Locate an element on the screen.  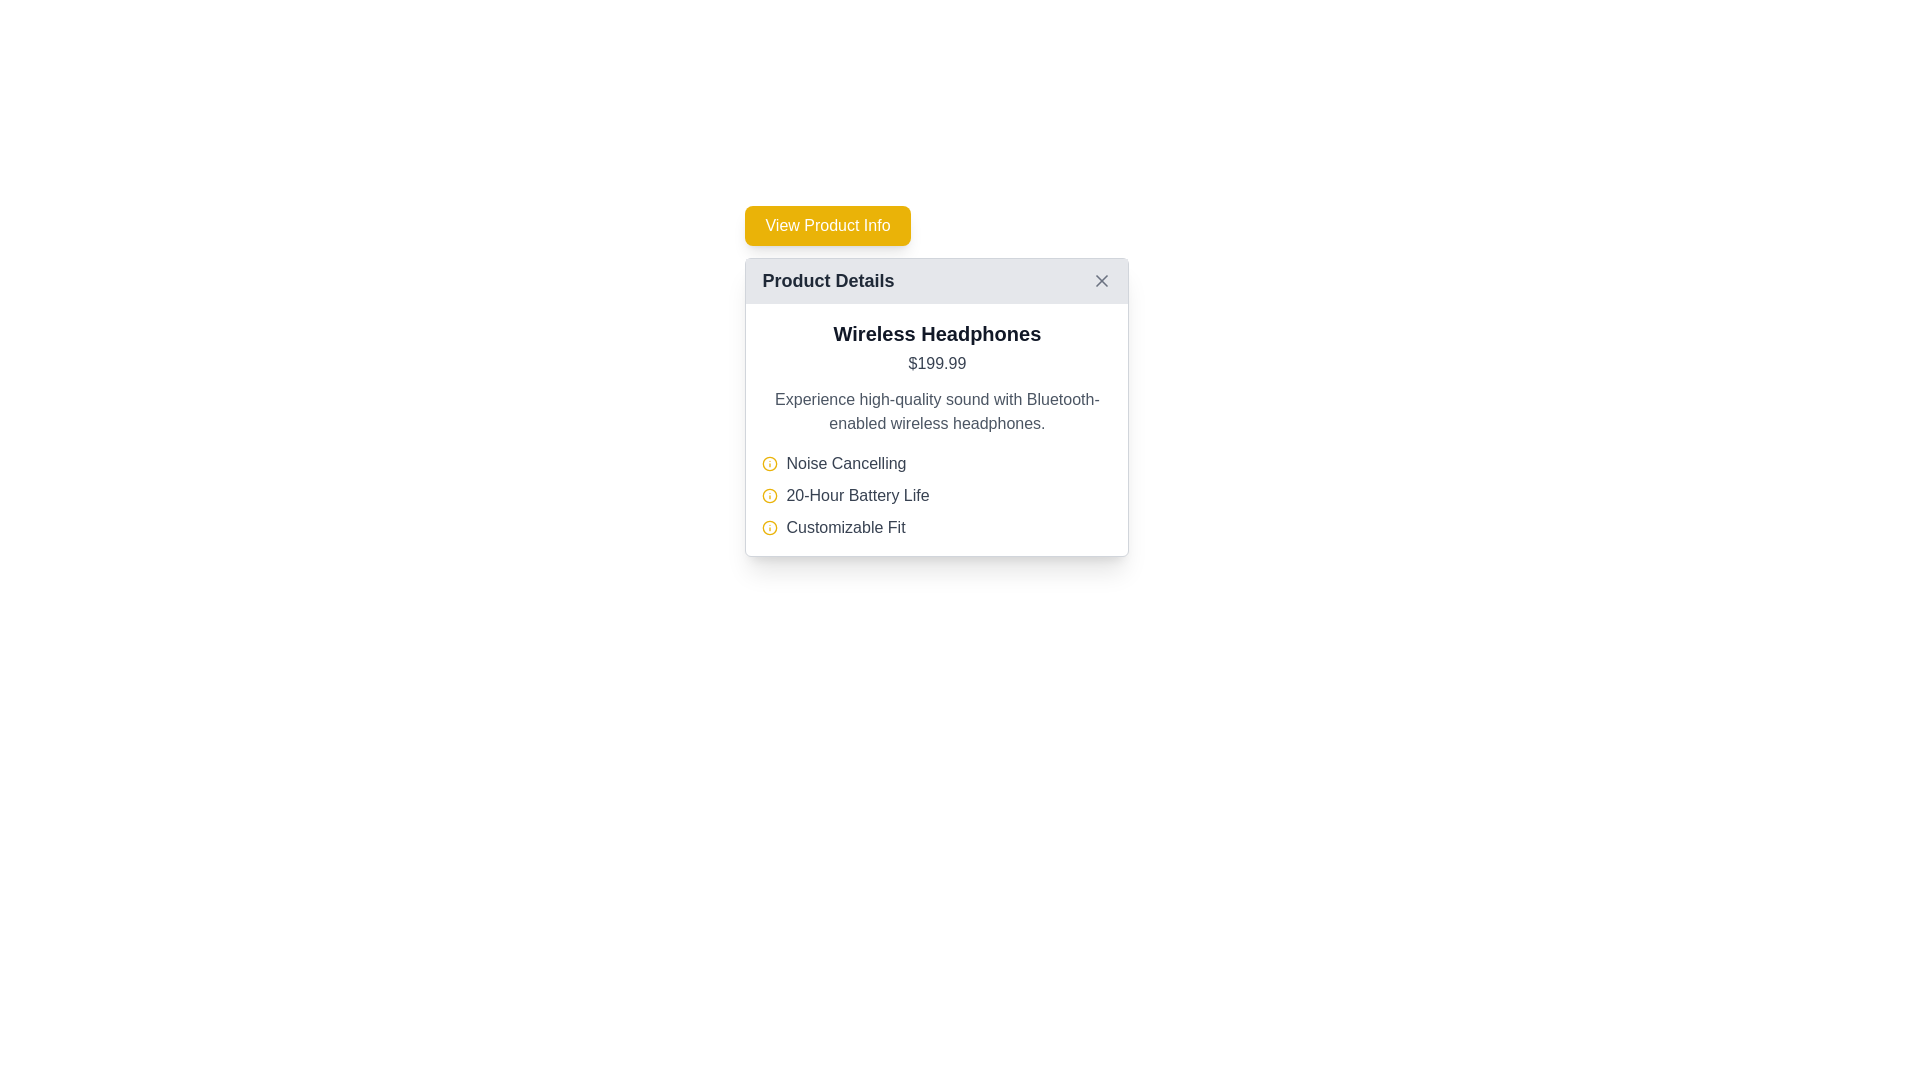
the outer circle of the information symbol representing 'Noise Cancelling' in the interface is located at coordinates (769, 495).